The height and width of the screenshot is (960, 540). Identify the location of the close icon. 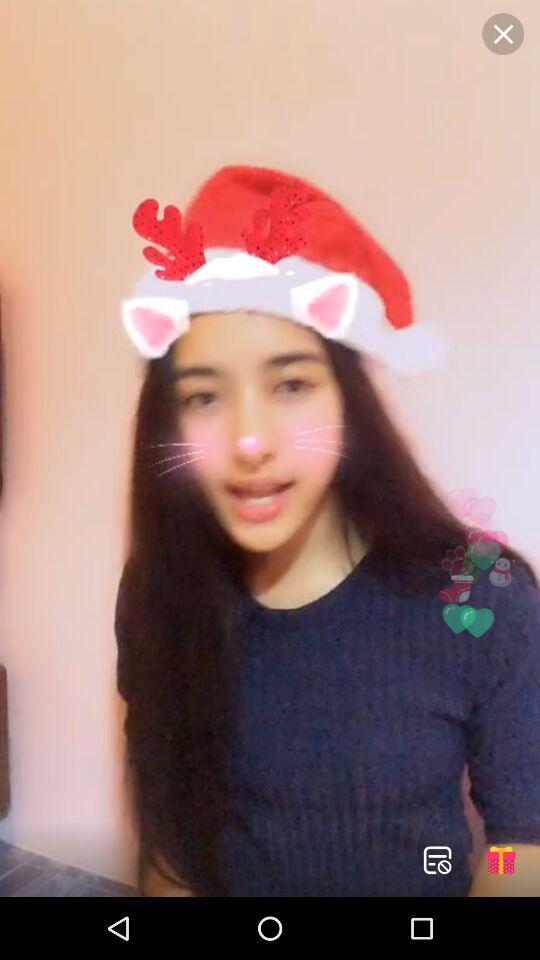
(502, 33).